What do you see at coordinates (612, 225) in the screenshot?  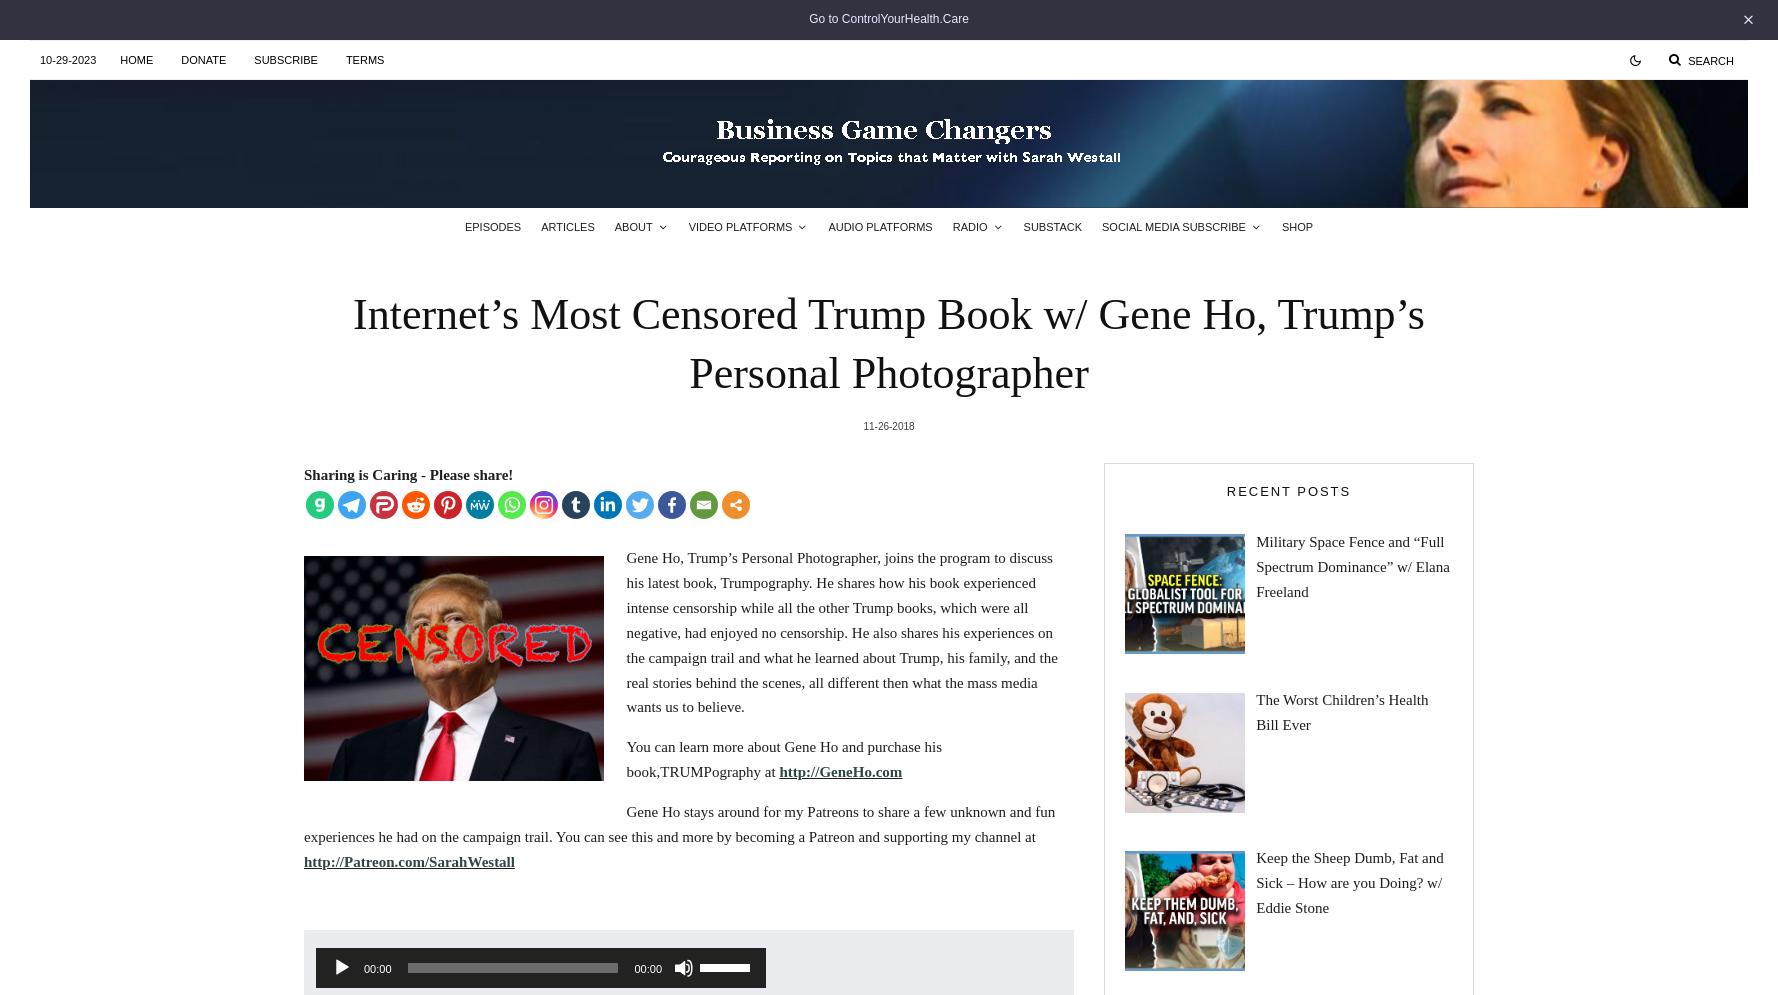 I see `'About'` at bounding box center [612, 225].